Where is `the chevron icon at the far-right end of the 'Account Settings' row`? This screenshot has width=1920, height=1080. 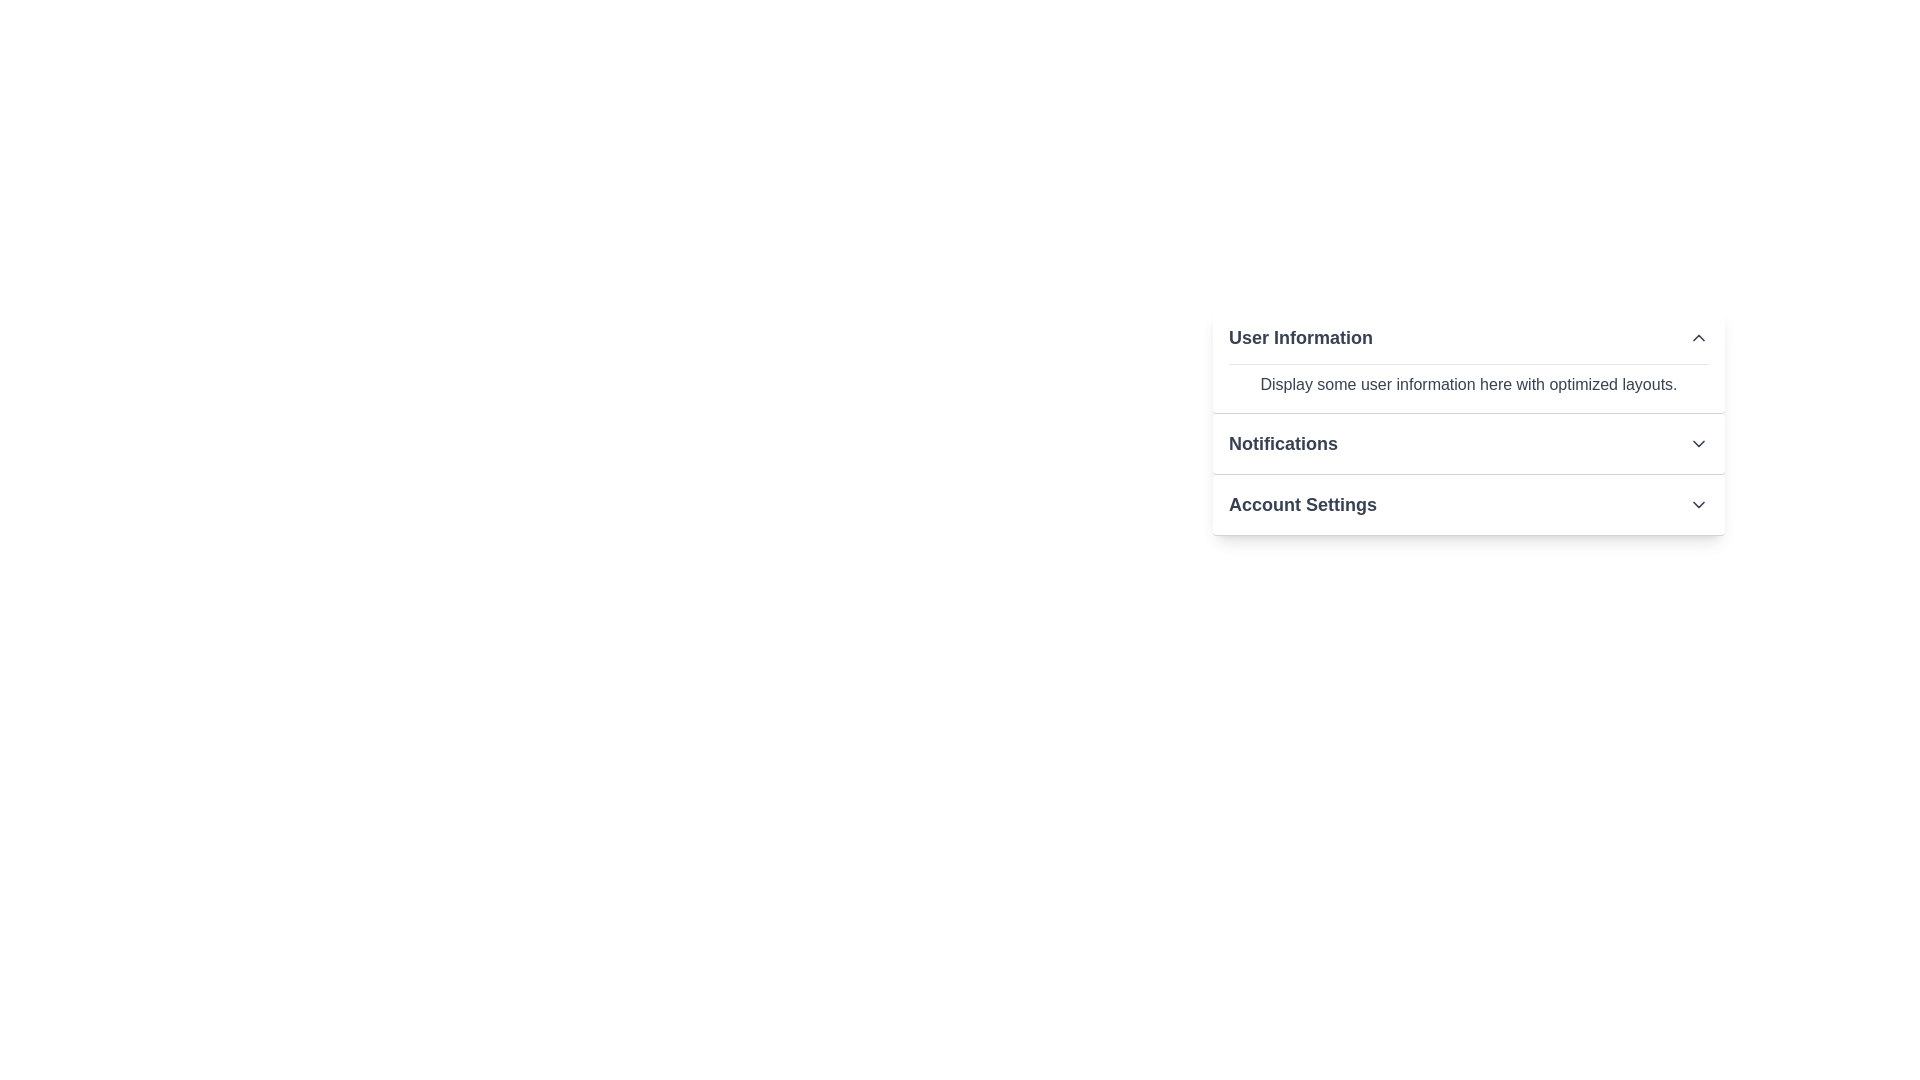 the chevron icon at the far-right end of the 'Account Settings' row is located at coordinates (1698, 504).